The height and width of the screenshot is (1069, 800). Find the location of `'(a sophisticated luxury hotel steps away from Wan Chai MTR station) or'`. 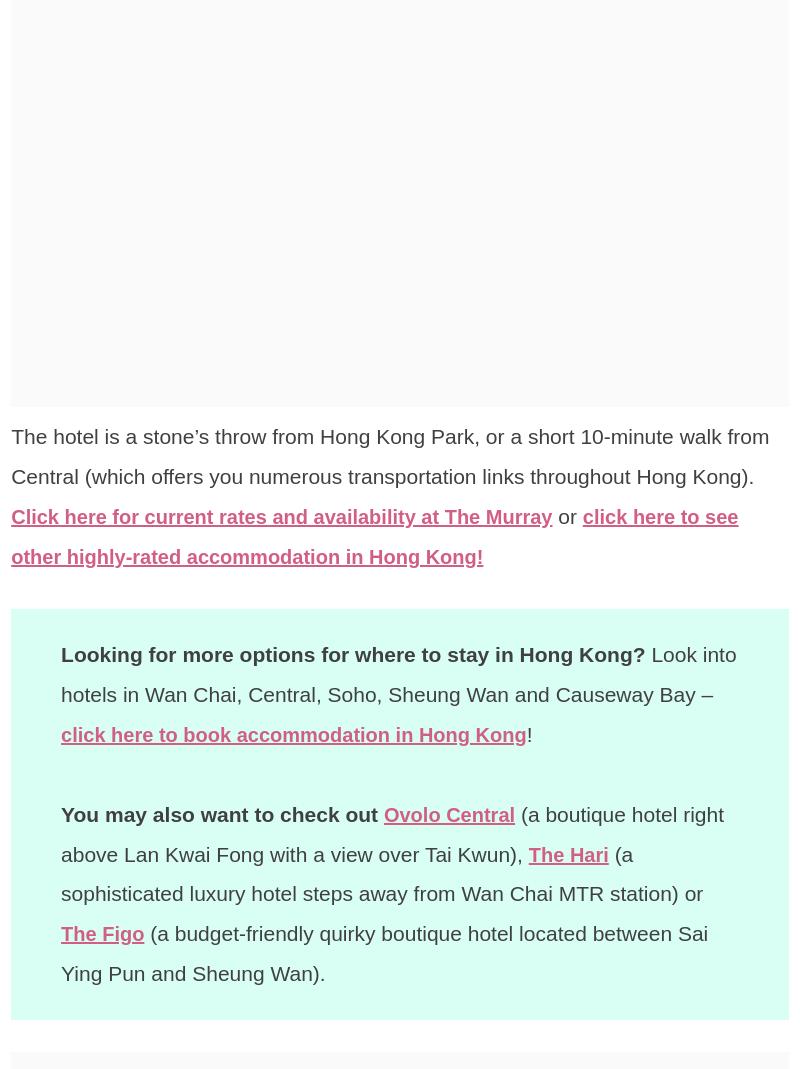

'(a sophisticated luxury hotel steps away from Wan Chai MTR station) or' is located at coordinates (381, 872).